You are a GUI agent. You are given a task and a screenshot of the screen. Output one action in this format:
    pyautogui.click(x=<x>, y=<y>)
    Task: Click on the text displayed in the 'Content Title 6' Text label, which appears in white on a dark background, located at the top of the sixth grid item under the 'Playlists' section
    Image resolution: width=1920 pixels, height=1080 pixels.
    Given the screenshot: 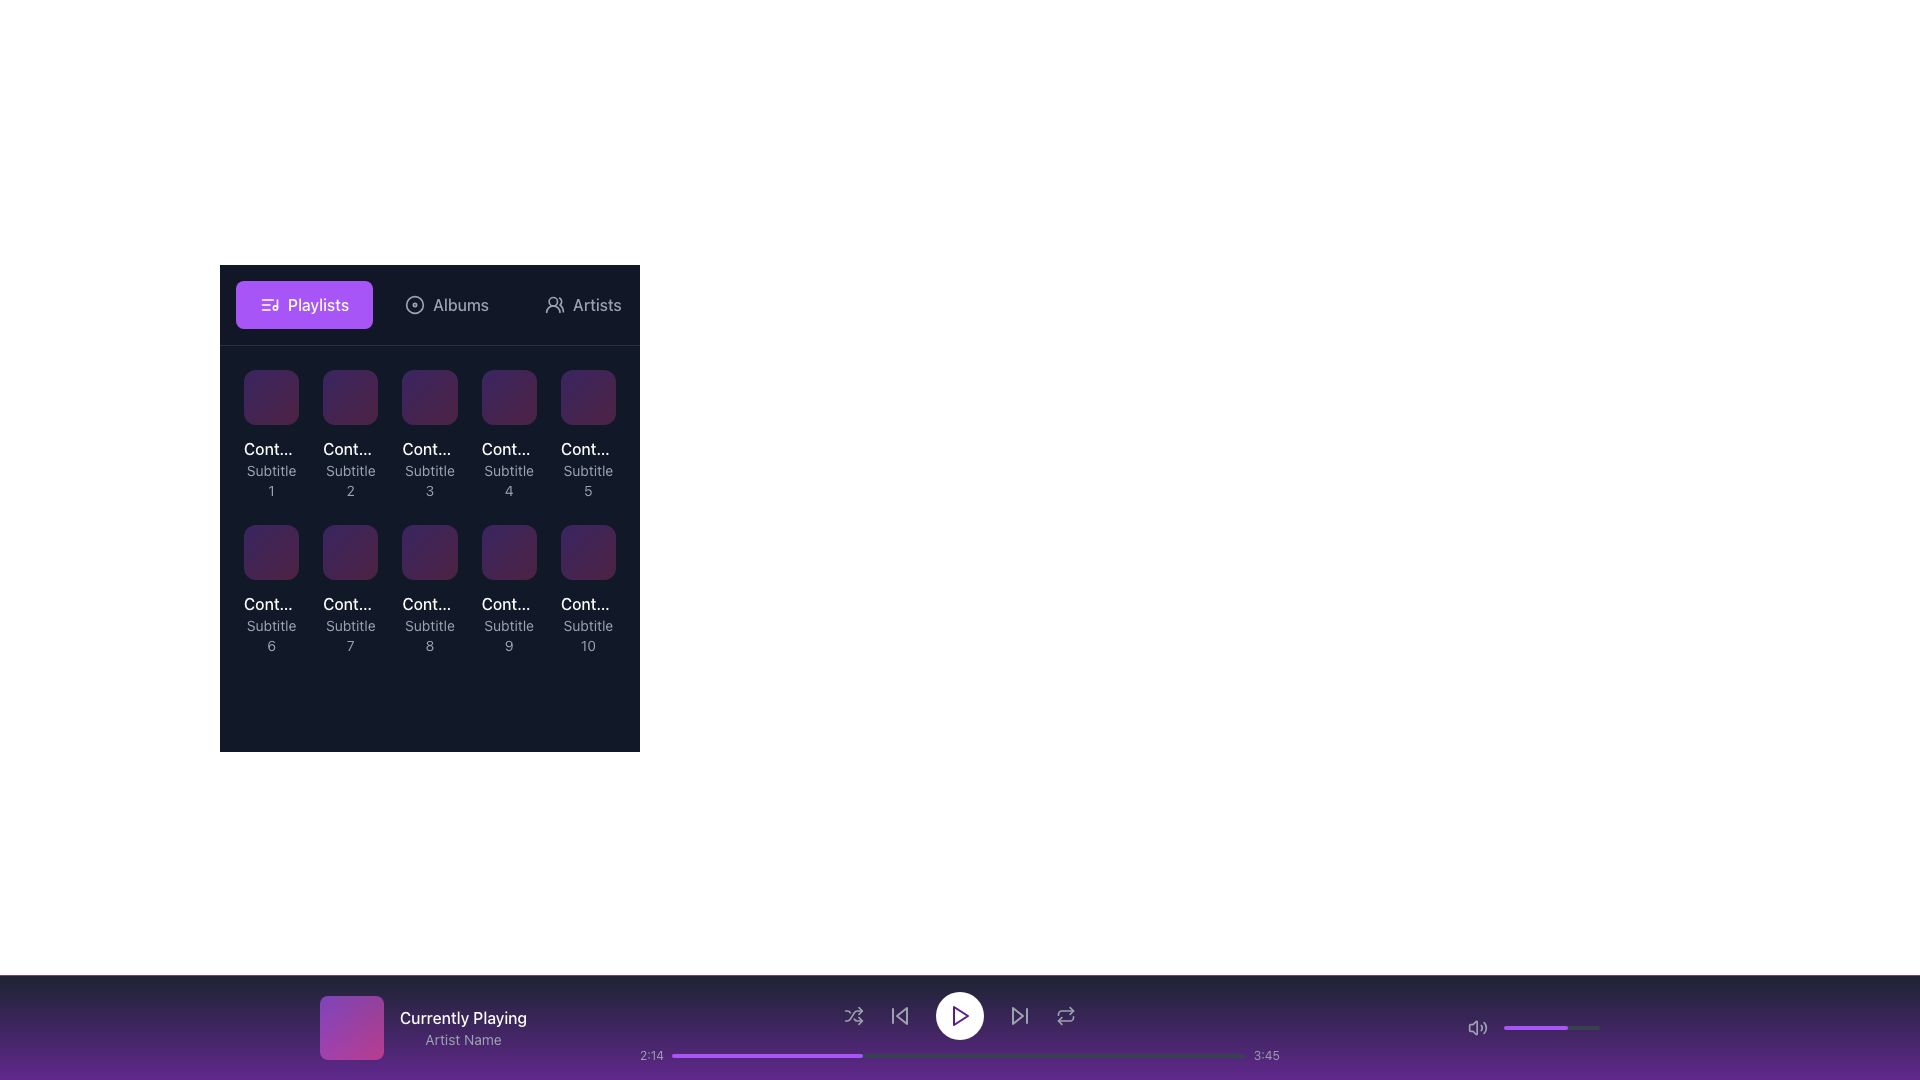 What is the action you would take?
    pyautogui.click(x=270, y=603)
    